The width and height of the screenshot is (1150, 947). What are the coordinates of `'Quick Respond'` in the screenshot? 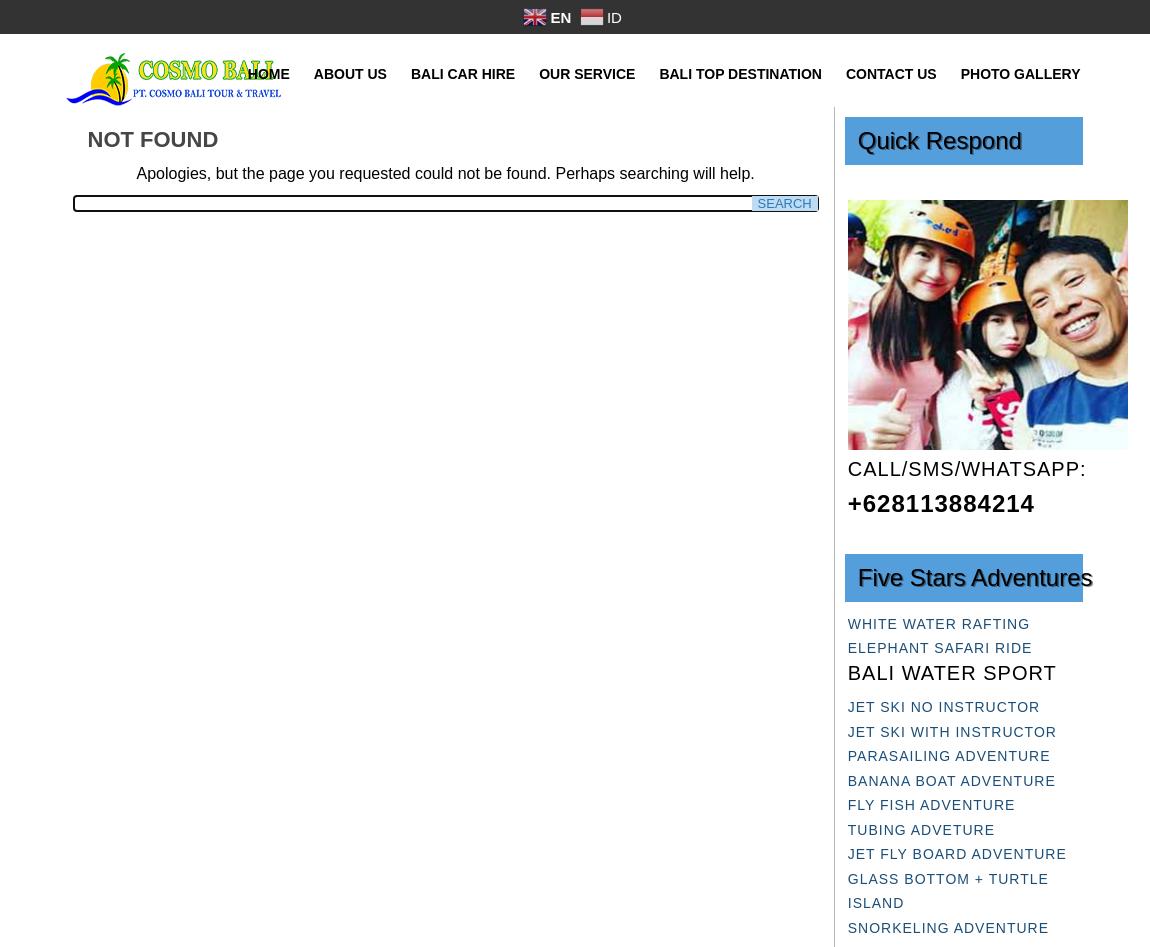 It's located at (855, 139).